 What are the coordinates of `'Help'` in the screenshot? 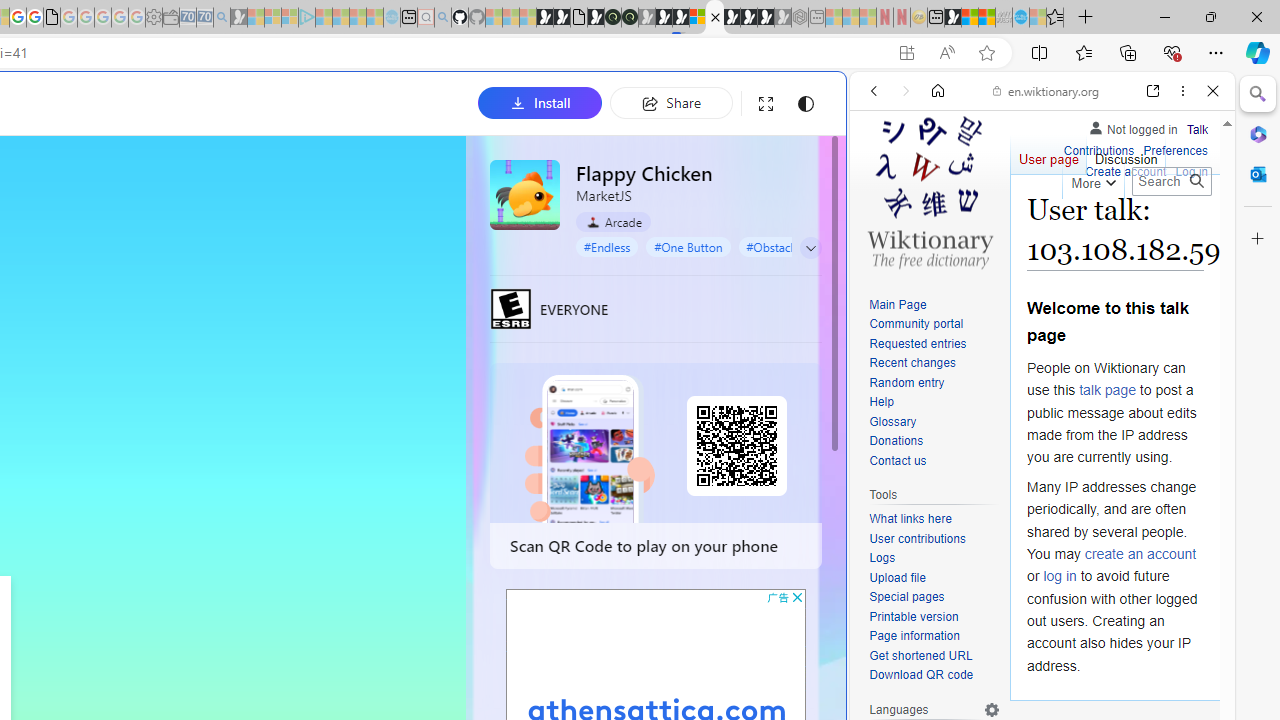 It's located at (880, 402).